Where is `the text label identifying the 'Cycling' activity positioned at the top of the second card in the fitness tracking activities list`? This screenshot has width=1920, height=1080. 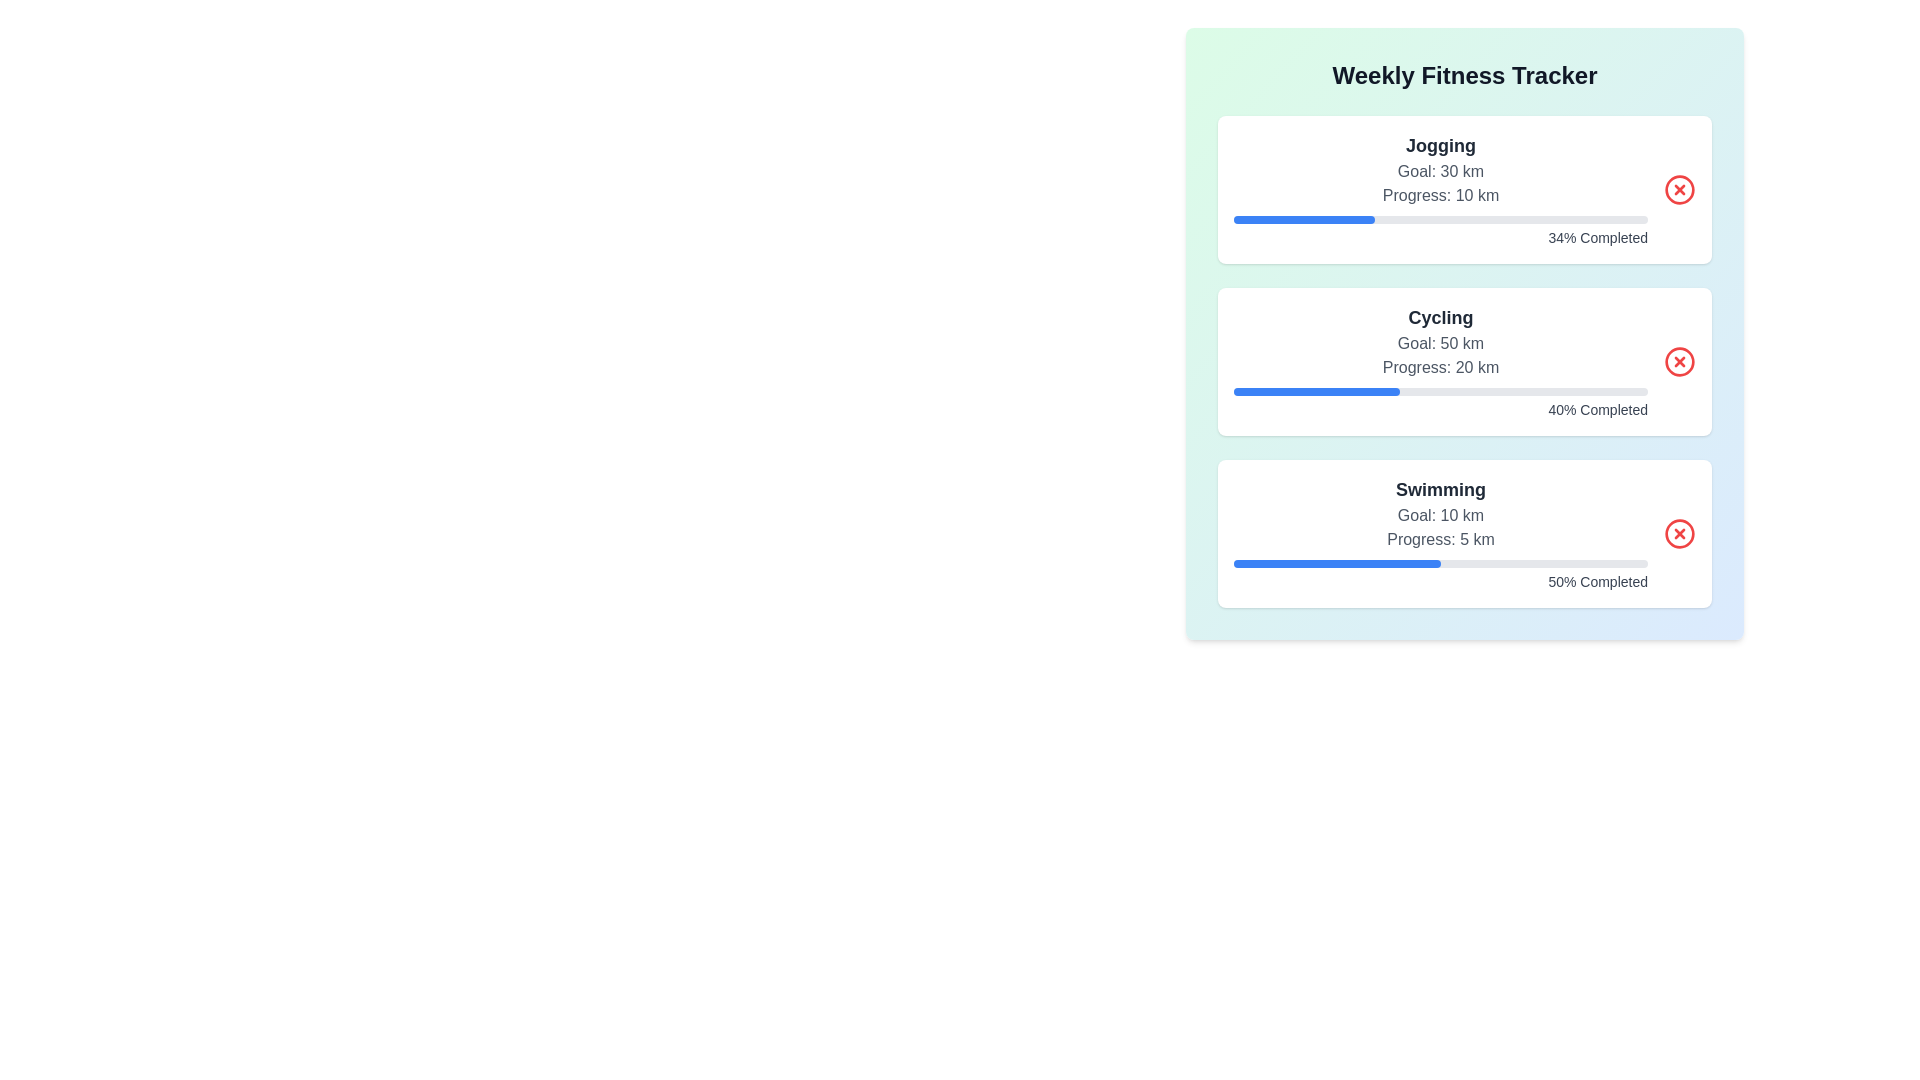
the text label identifying the 'Cycling' activity positioned at the top of the second card in the fitness tracking activities list is located at coordinates (1440, 316).